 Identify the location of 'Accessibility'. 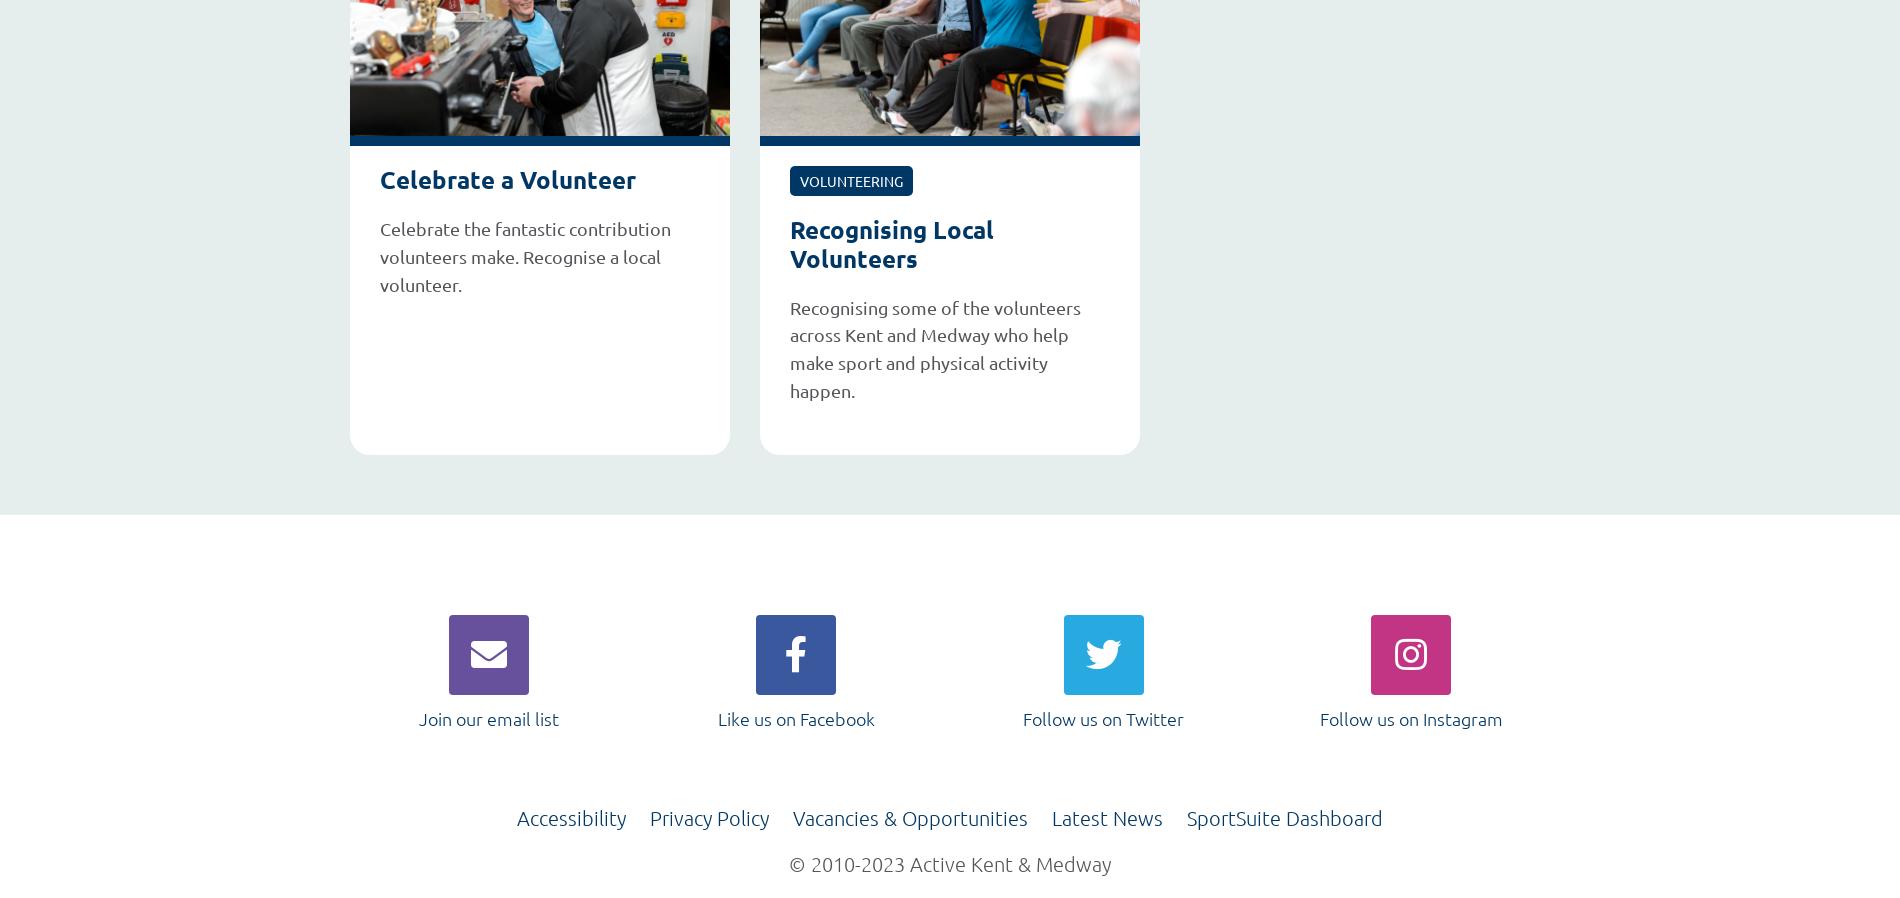
(516, 817).